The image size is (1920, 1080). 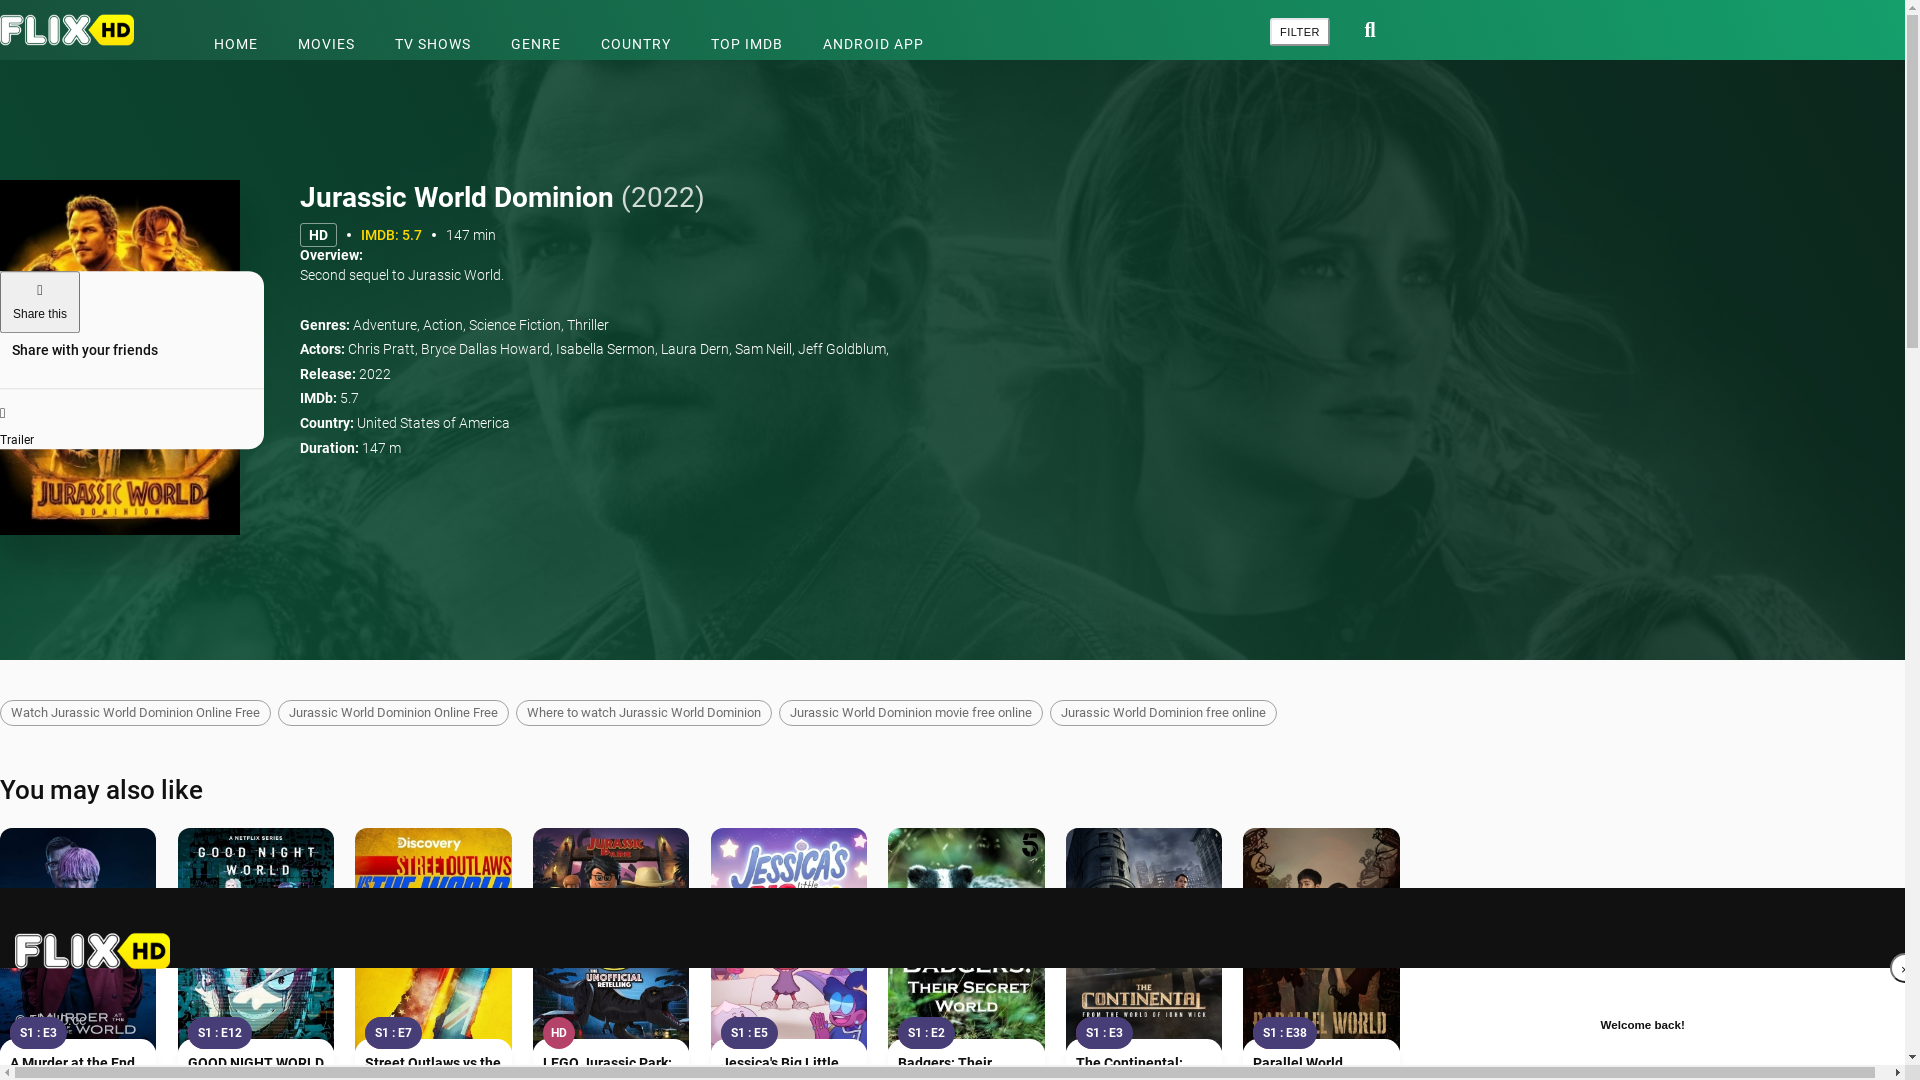 What do you see at coordinates (431, 43) in the screenshot?
I see `'TV SHOWS'` at bounding box center [431, 43].